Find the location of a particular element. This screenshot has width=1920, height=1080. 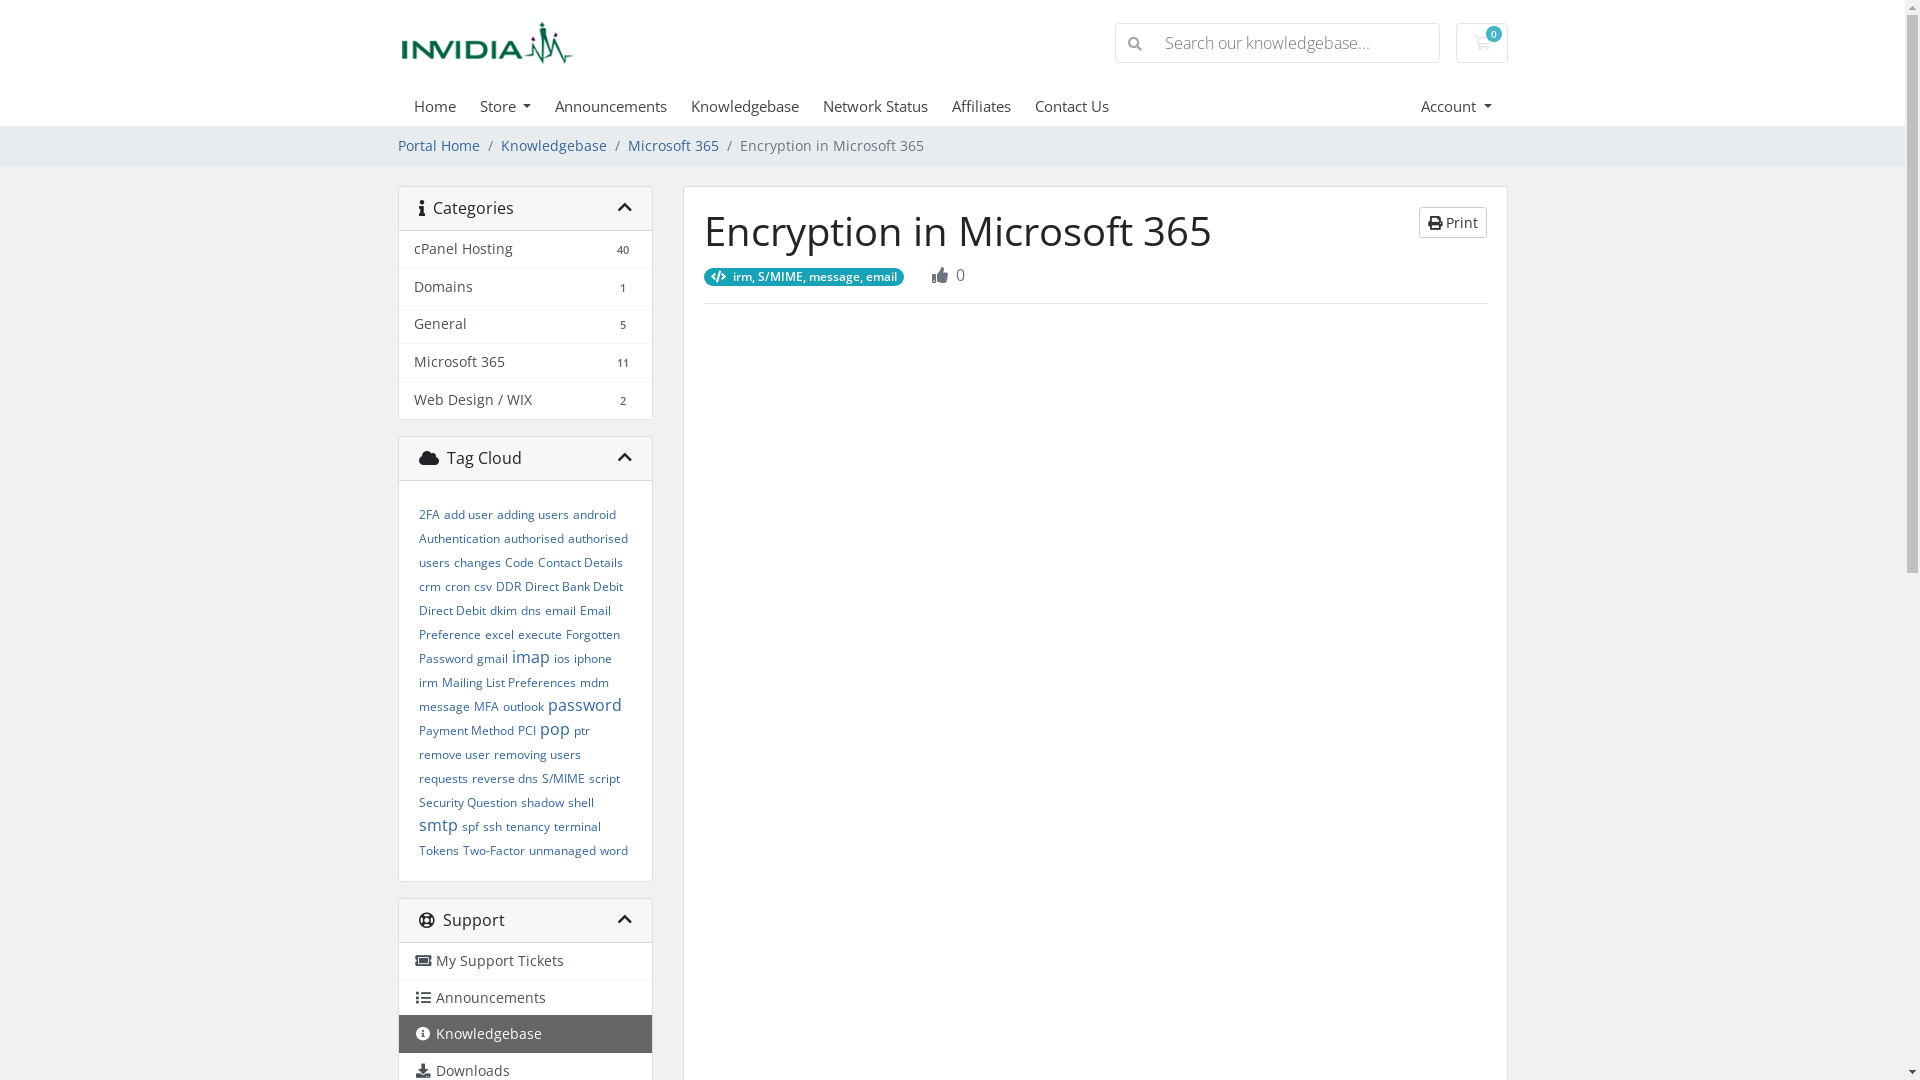

'iphone' is located at coordinates (573, 658).